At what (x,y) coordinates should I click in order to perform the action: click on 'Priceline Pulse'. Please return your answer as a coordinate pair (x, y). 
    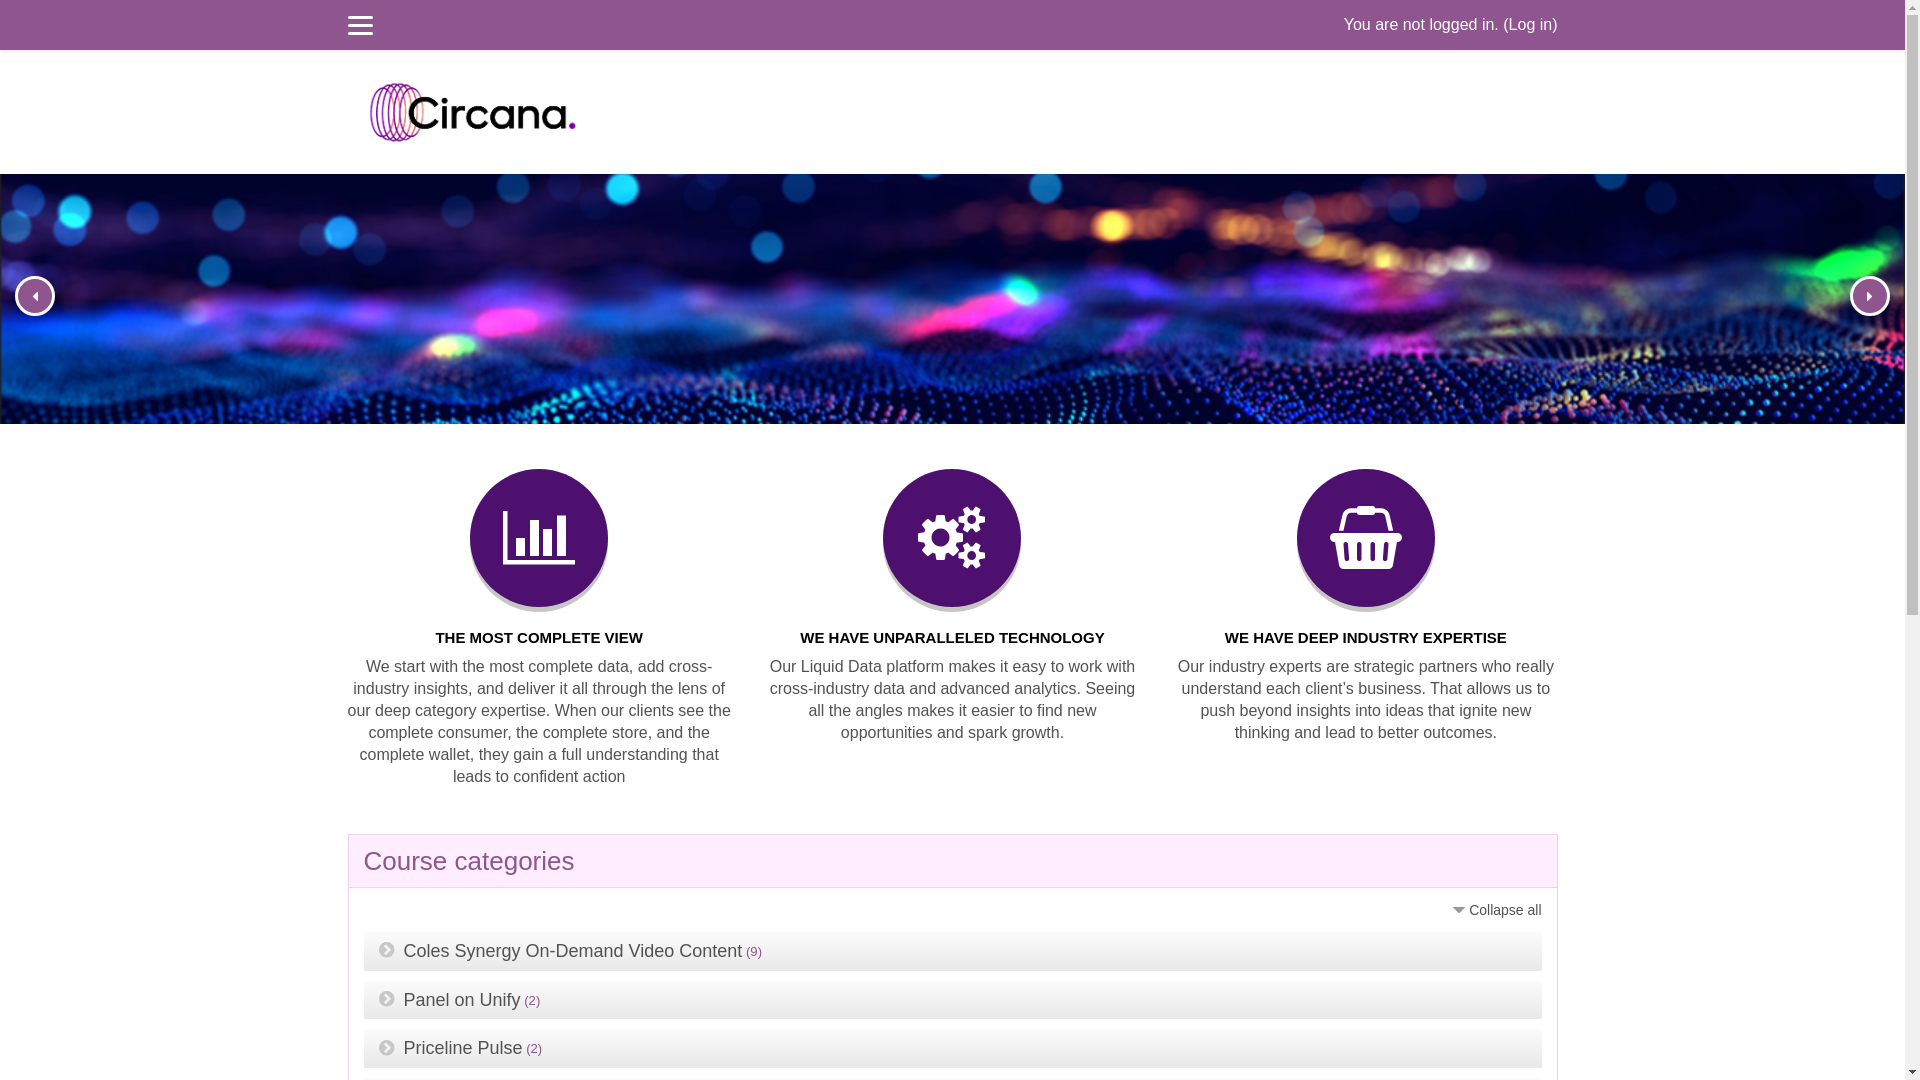
    Looking at the image, I should click on (402, 1047).